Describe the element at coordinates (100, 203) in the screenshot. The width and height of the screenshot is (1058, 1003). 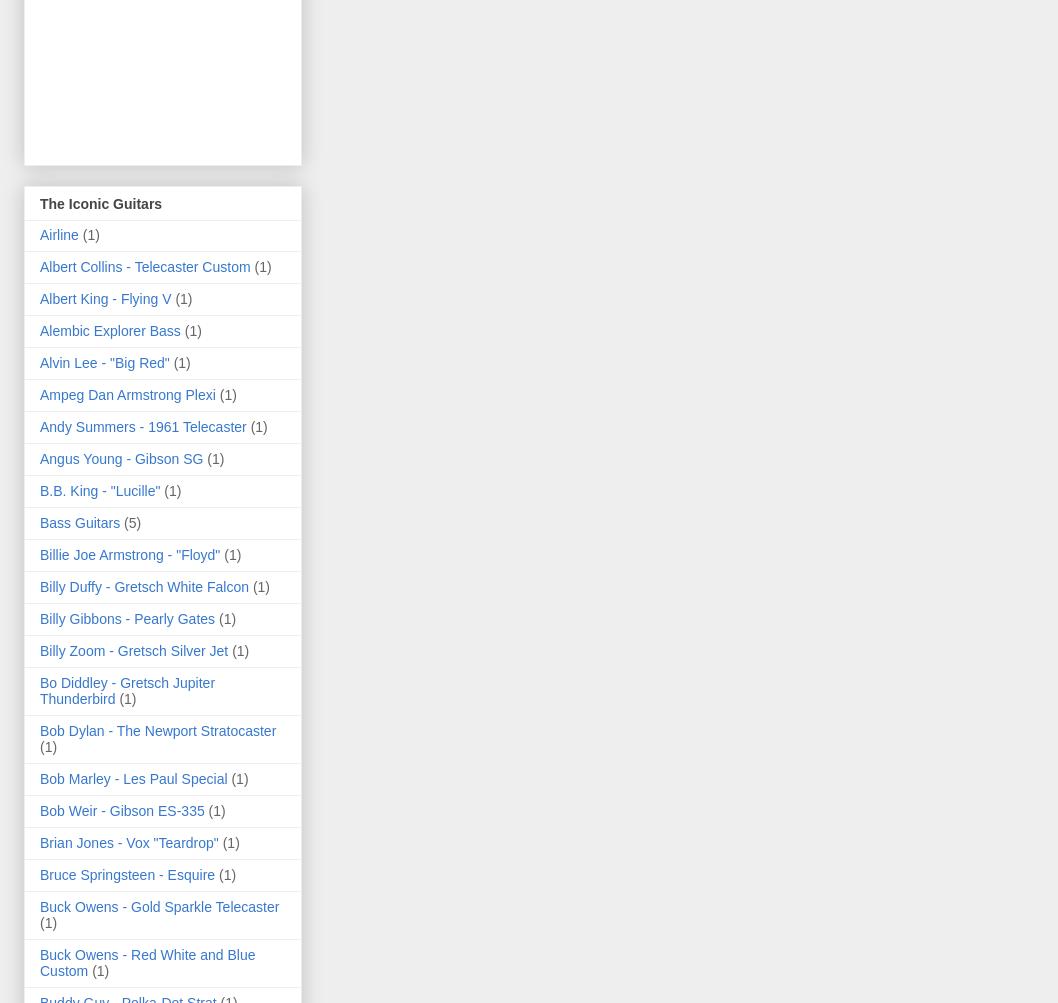
I see `'The Iconic Guitars'` at that location.